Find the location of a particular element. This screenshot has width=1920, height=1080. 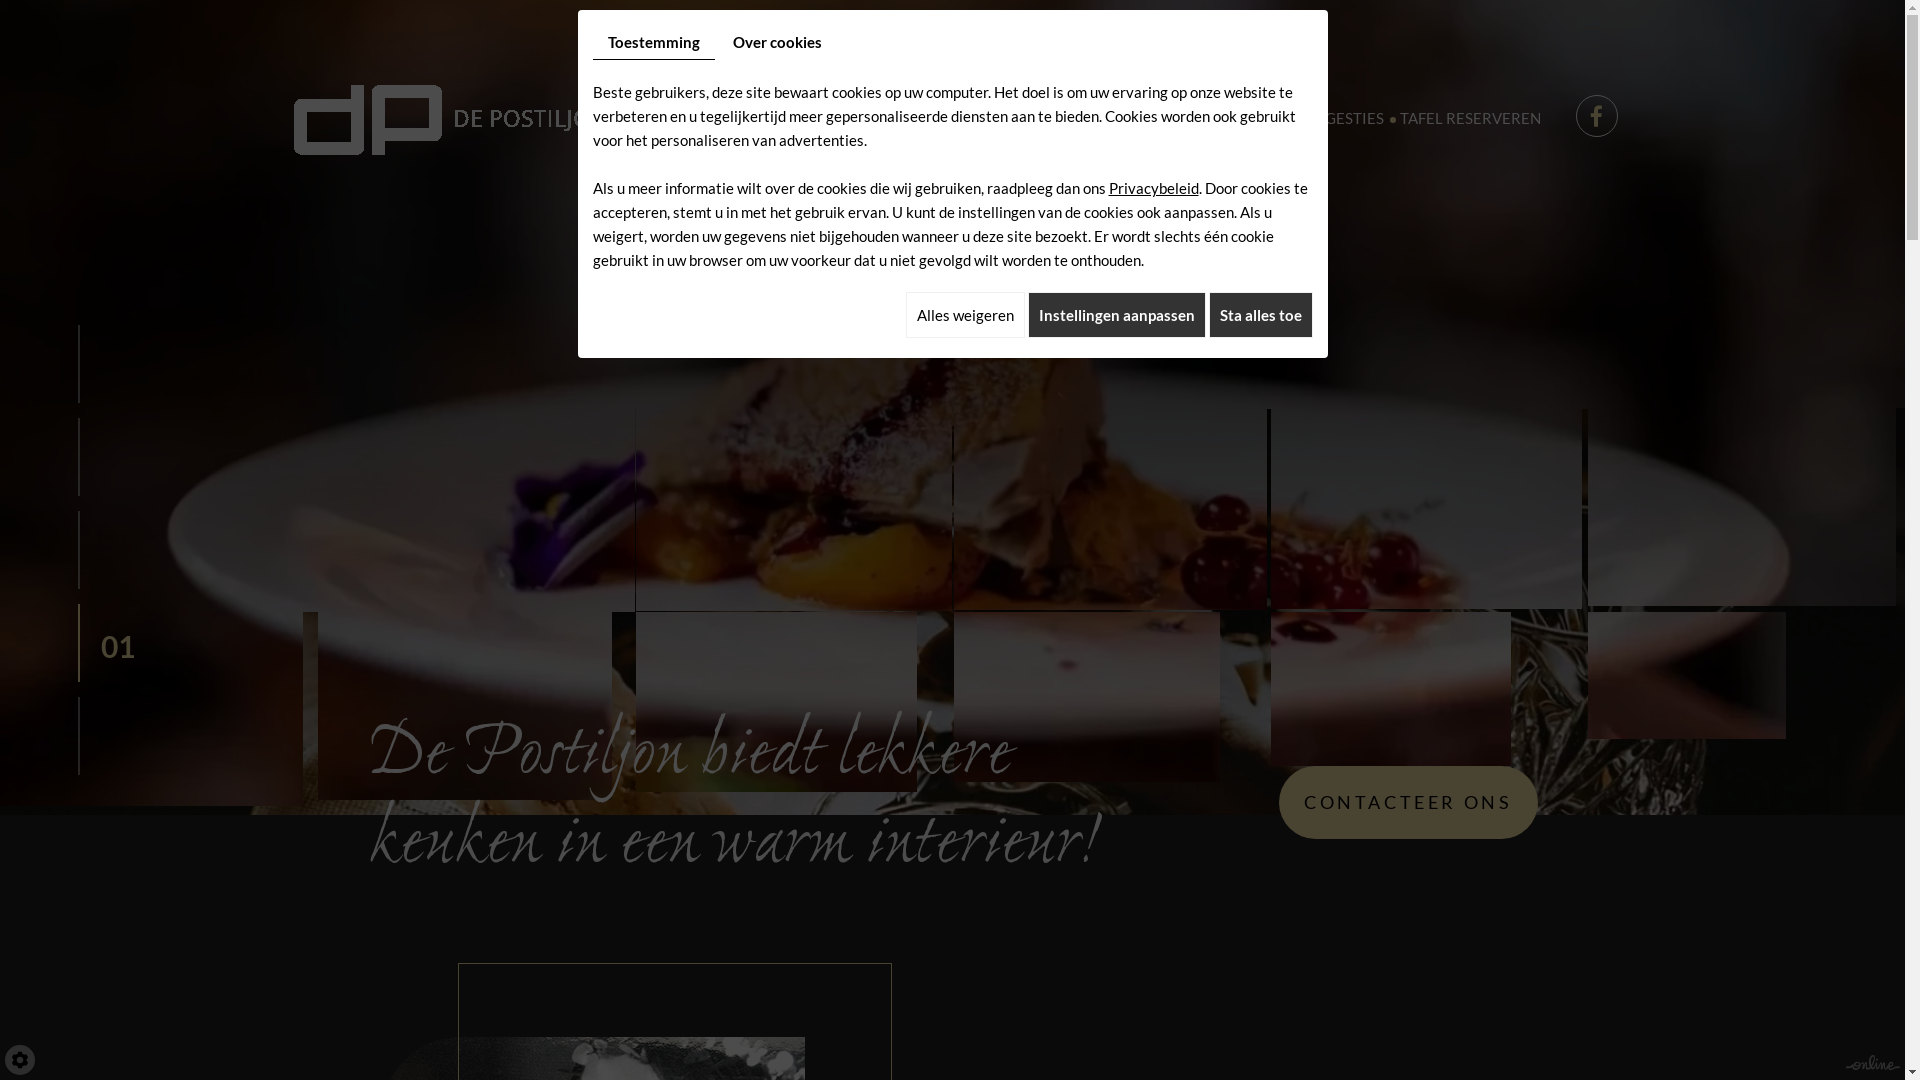

'CONTACTEER ONS' is located at coordinates (1406, 801).